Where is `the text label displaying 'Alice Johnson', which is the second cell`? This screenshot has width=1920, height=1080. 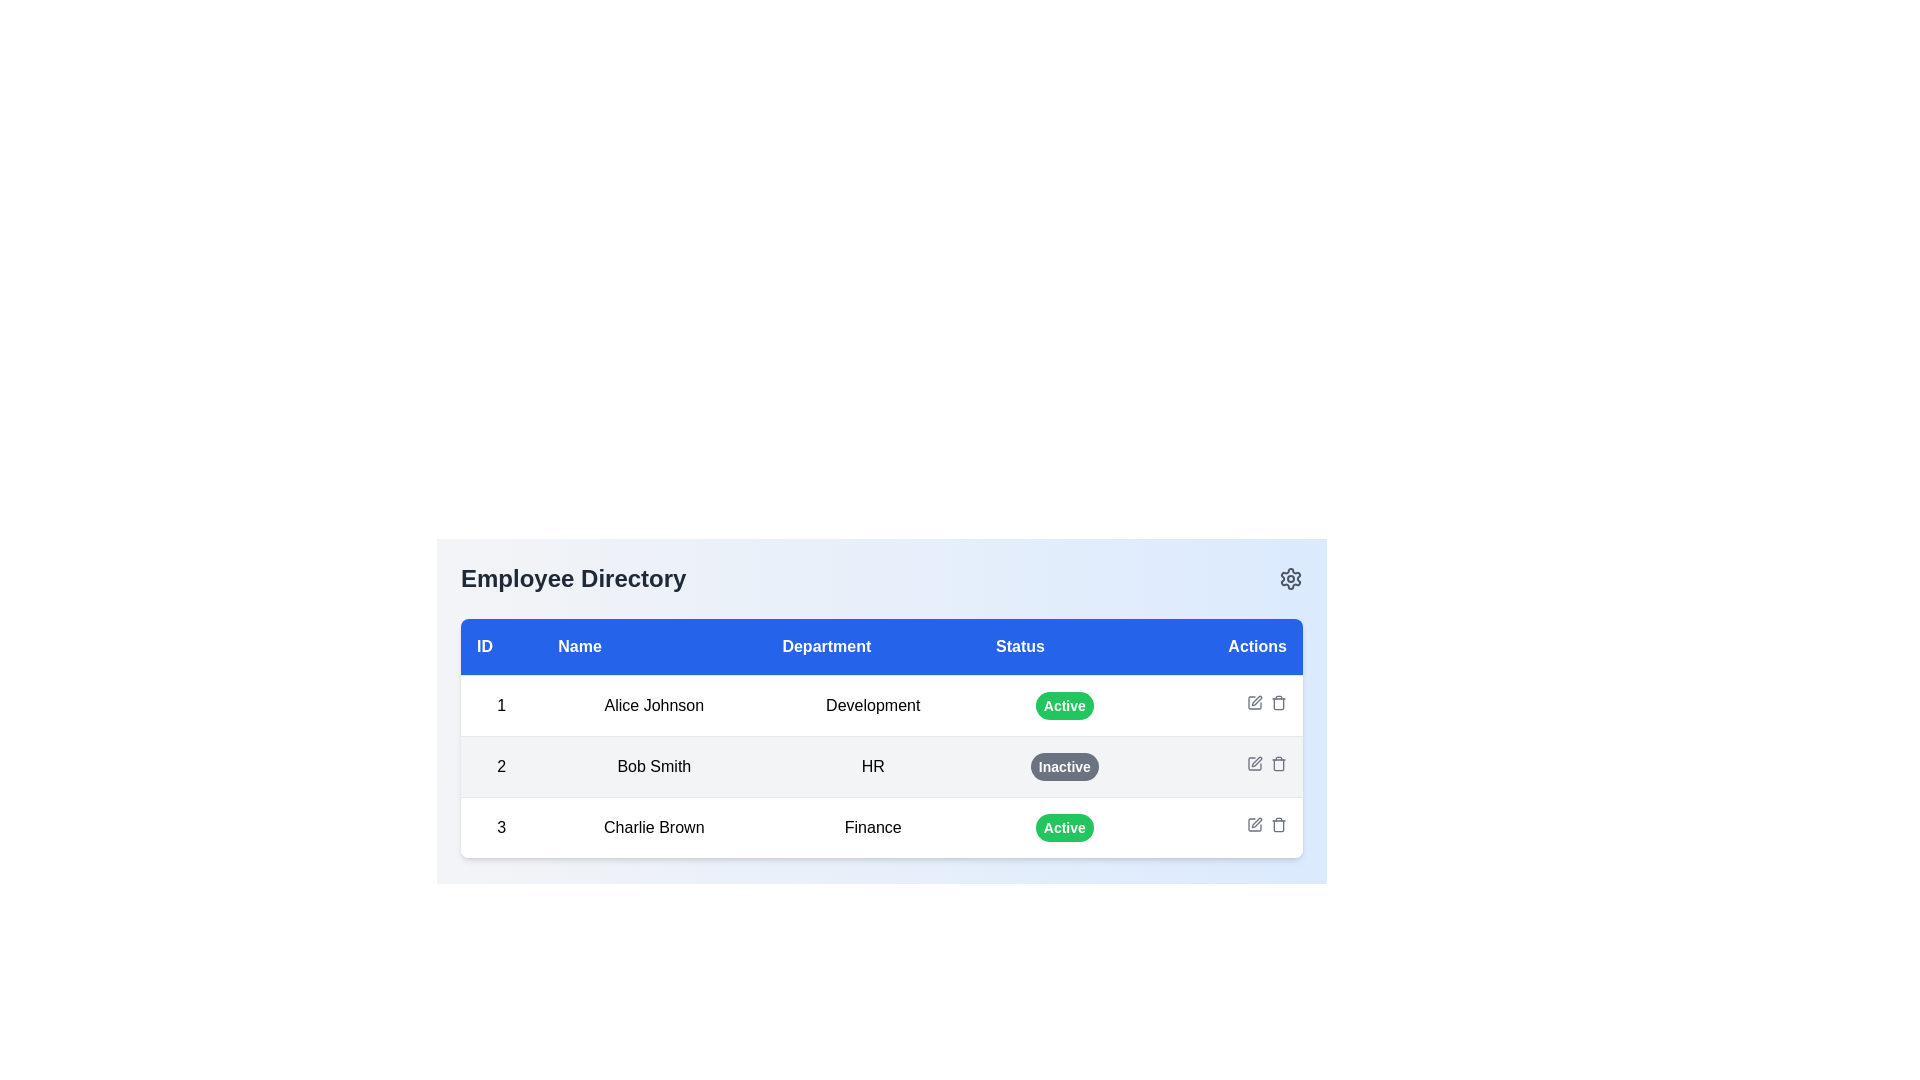 the text label displaying 'Alice Johnson', which is the second cell is located at coordinates (653, 704).